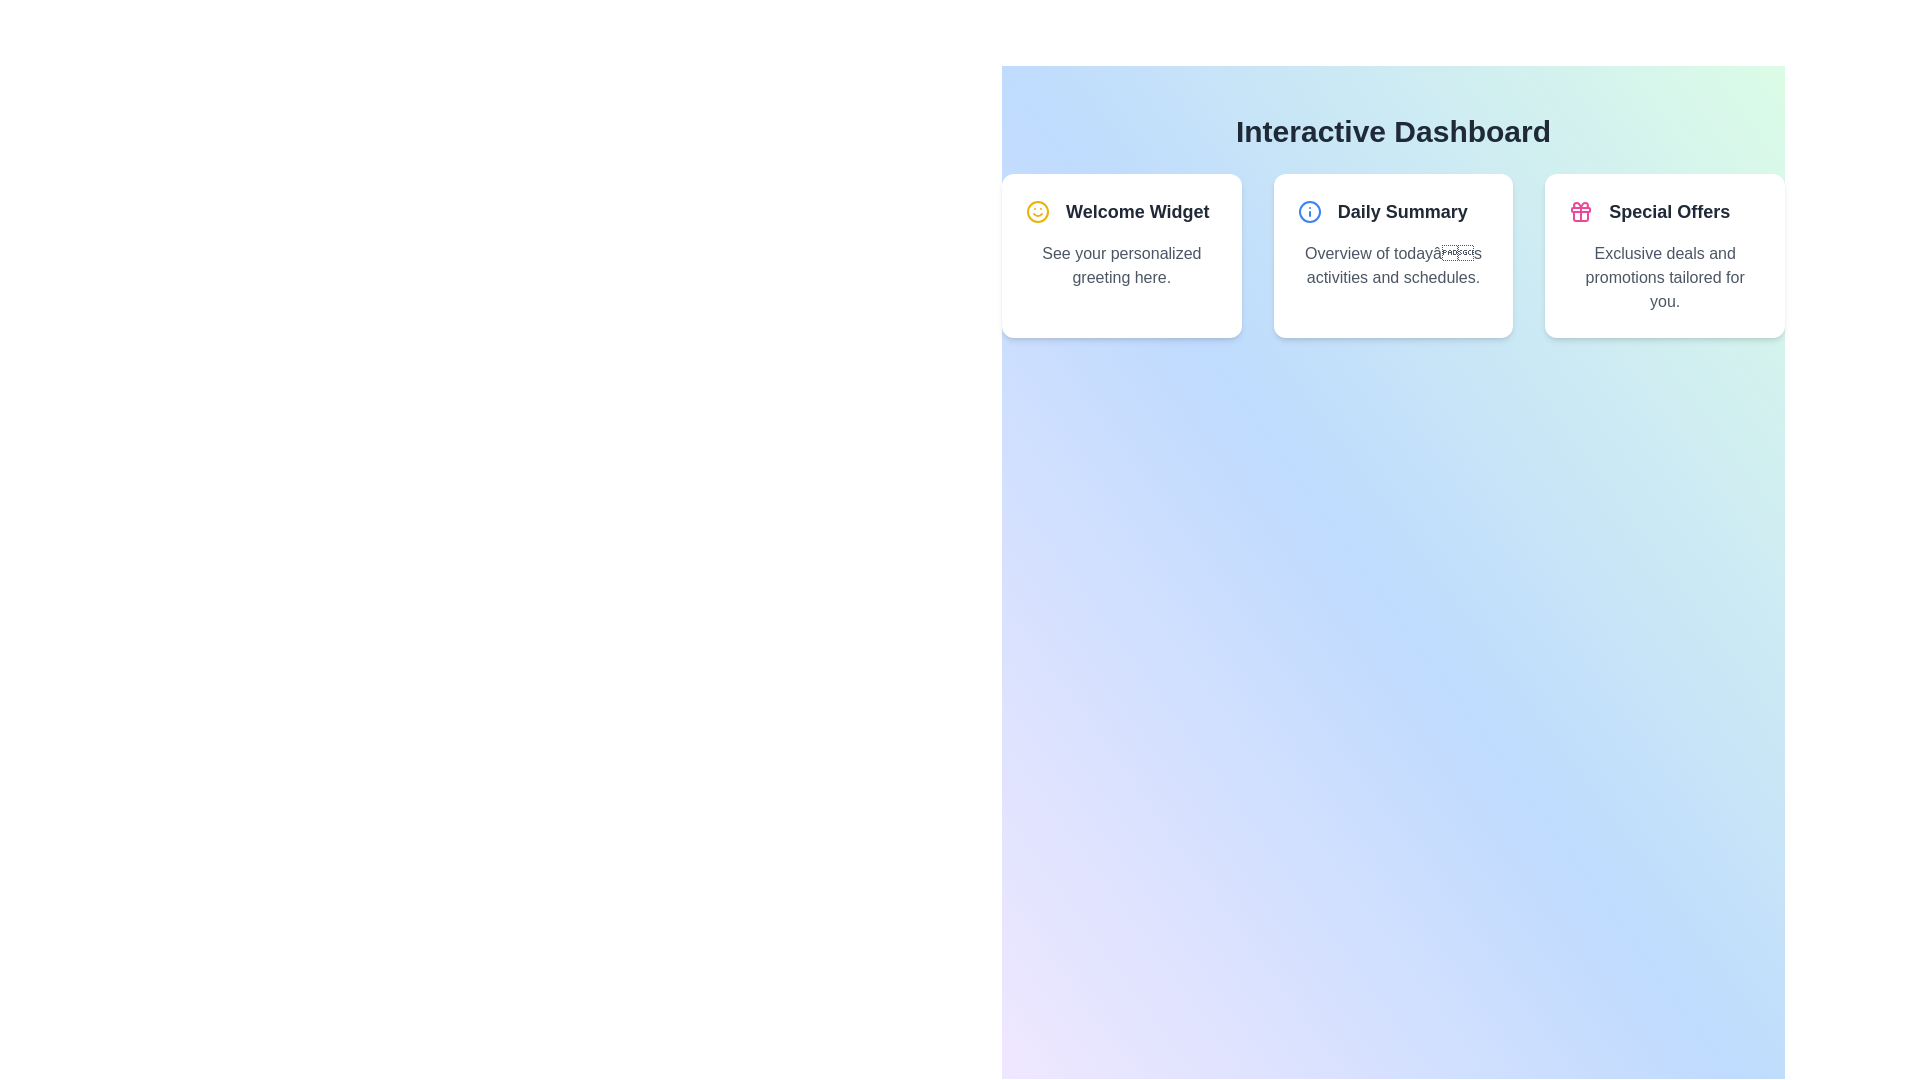 The image size is (1920, 1080). I want to click on the 'Daily Summary' text label, so click(1401, 212).